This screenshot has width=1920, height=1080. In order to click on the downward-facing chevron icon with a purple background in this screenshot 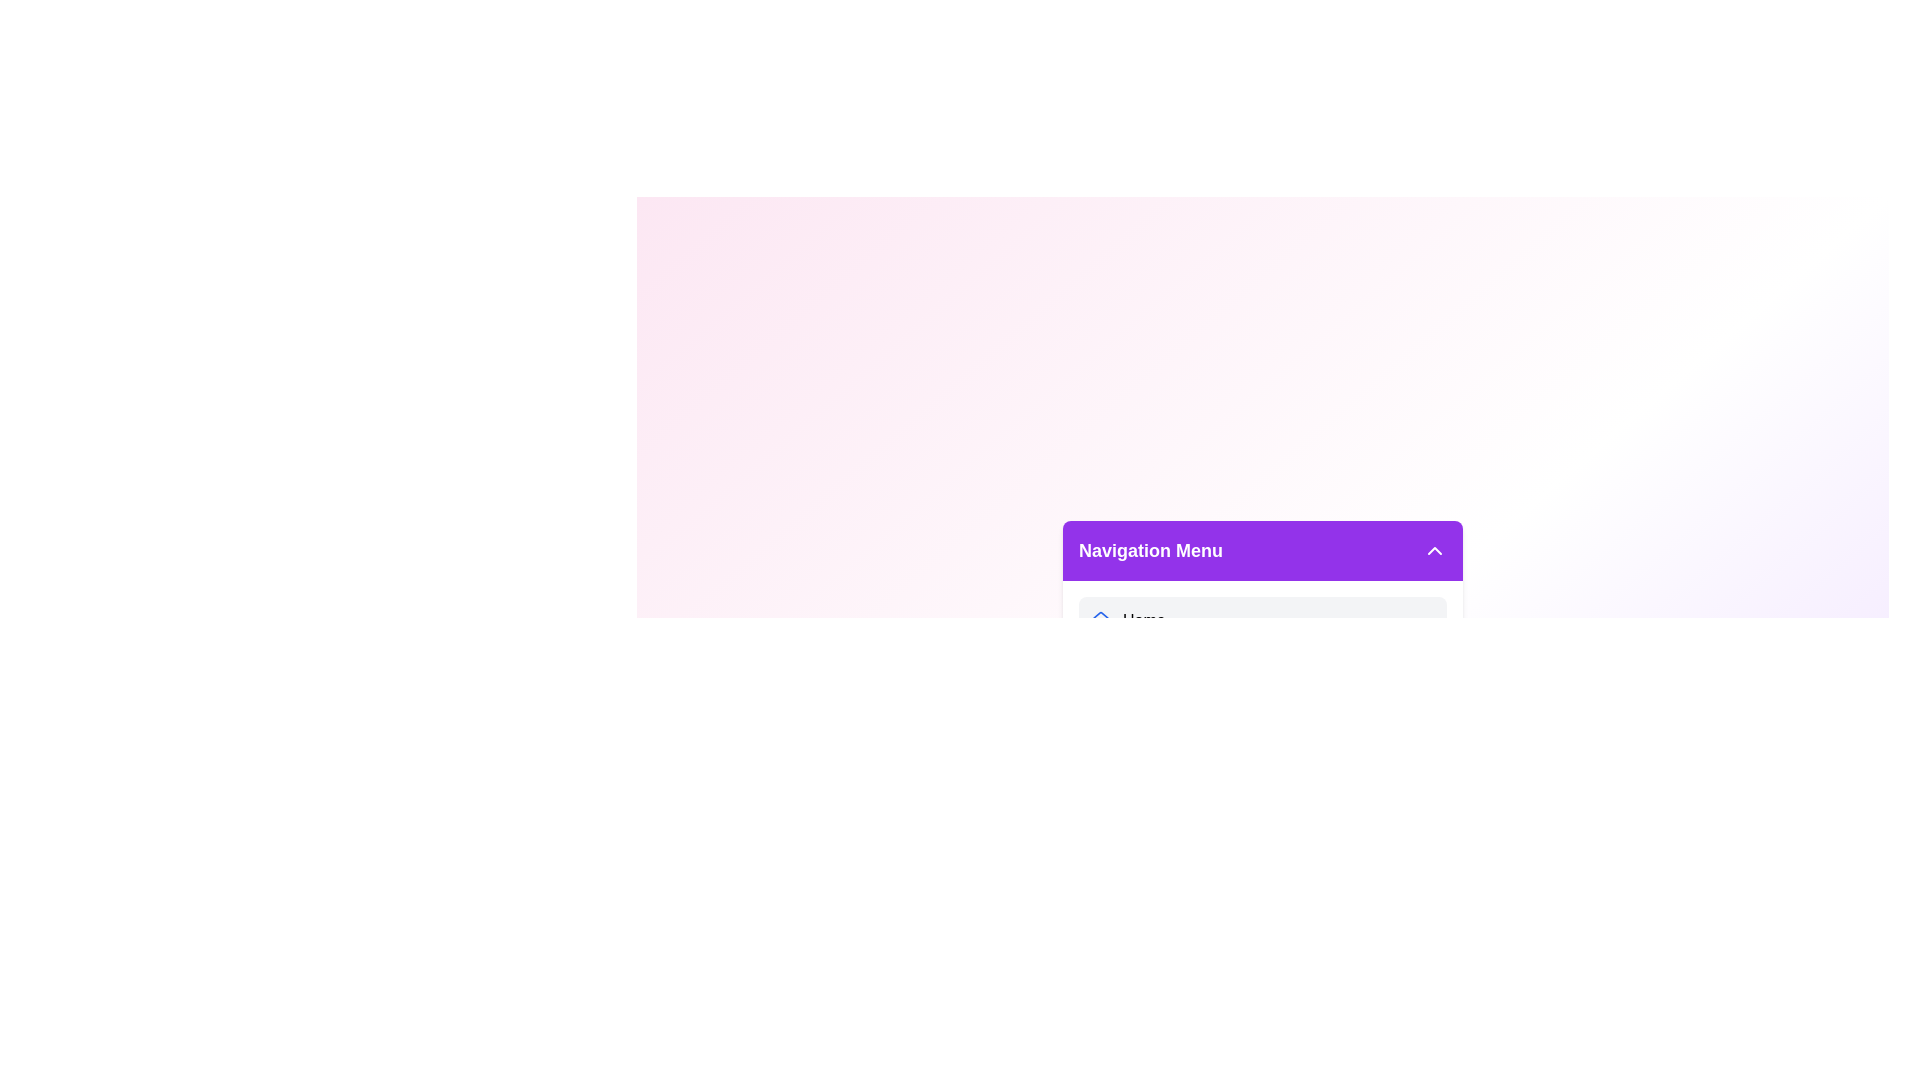, I will do `click(1434, 551)`.